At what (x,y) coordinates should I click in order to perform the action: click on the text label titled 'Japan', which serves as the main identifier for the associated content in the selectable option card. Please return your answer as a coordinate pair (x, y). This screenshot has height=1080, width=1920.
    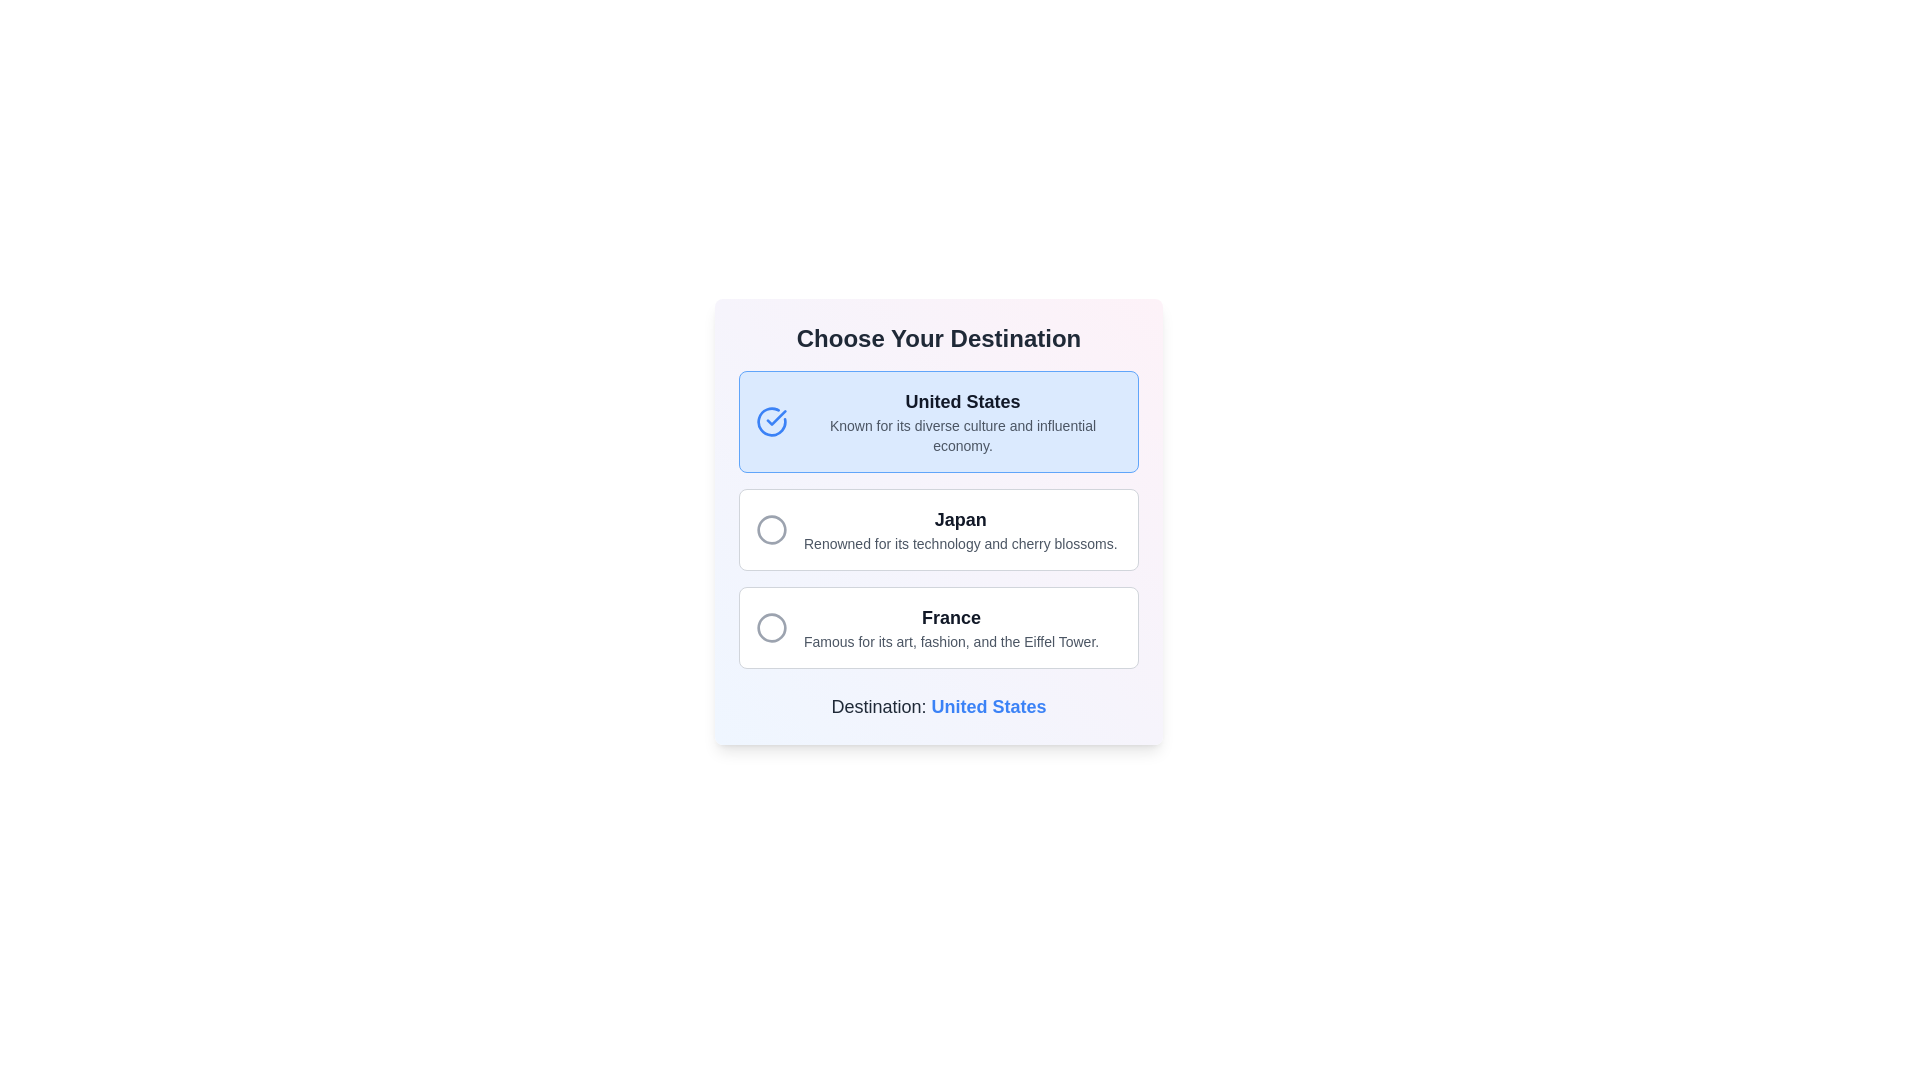
    Looking at the image, I should click on (960, 519).